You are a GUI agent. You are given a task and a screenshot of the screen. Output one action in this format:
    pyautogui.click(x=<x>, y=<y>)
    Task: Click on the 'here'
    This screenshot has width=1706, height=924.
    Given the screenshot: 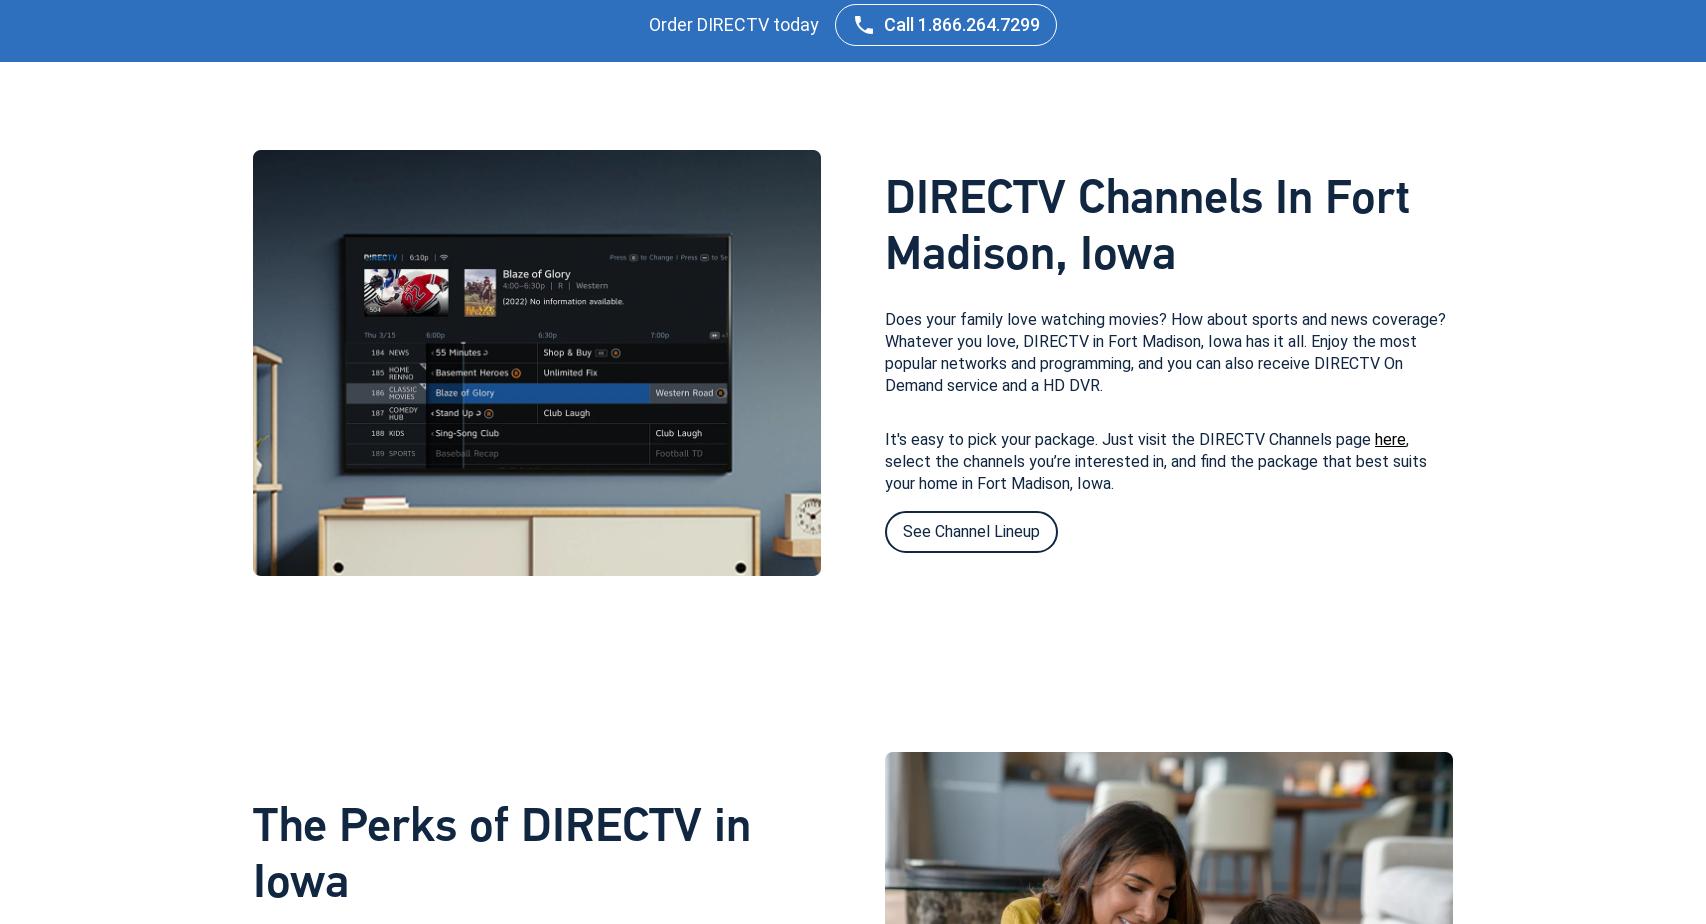 What is the action you would take?
    pyautogui.click(x=1389, y=438)
    